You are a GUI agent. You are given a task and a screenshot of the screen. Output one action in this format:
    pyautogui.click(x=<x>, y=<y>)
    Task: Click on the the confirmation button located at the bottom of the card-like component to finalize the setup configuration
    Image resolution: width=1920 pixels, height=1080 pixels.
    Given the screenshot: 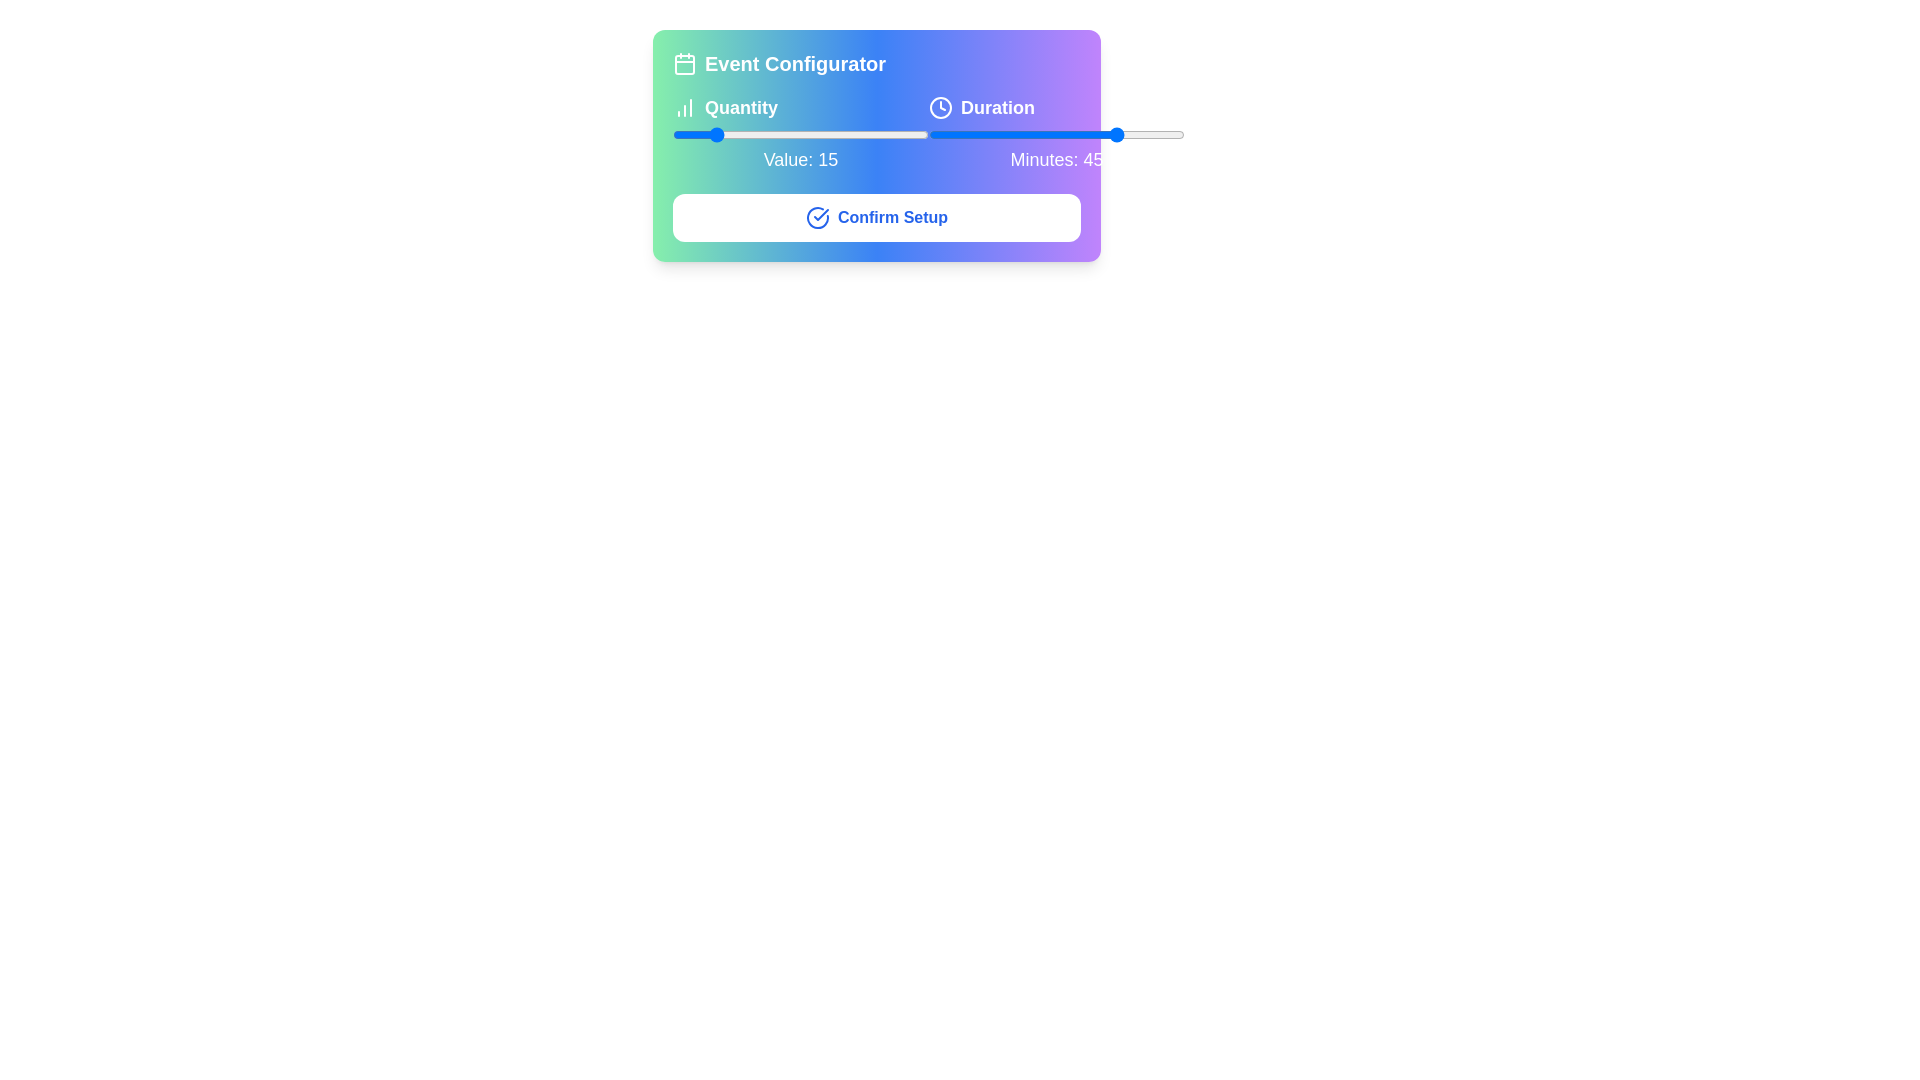 What is the action you would take?
    pyautogui.click(x=877, y=218)
    